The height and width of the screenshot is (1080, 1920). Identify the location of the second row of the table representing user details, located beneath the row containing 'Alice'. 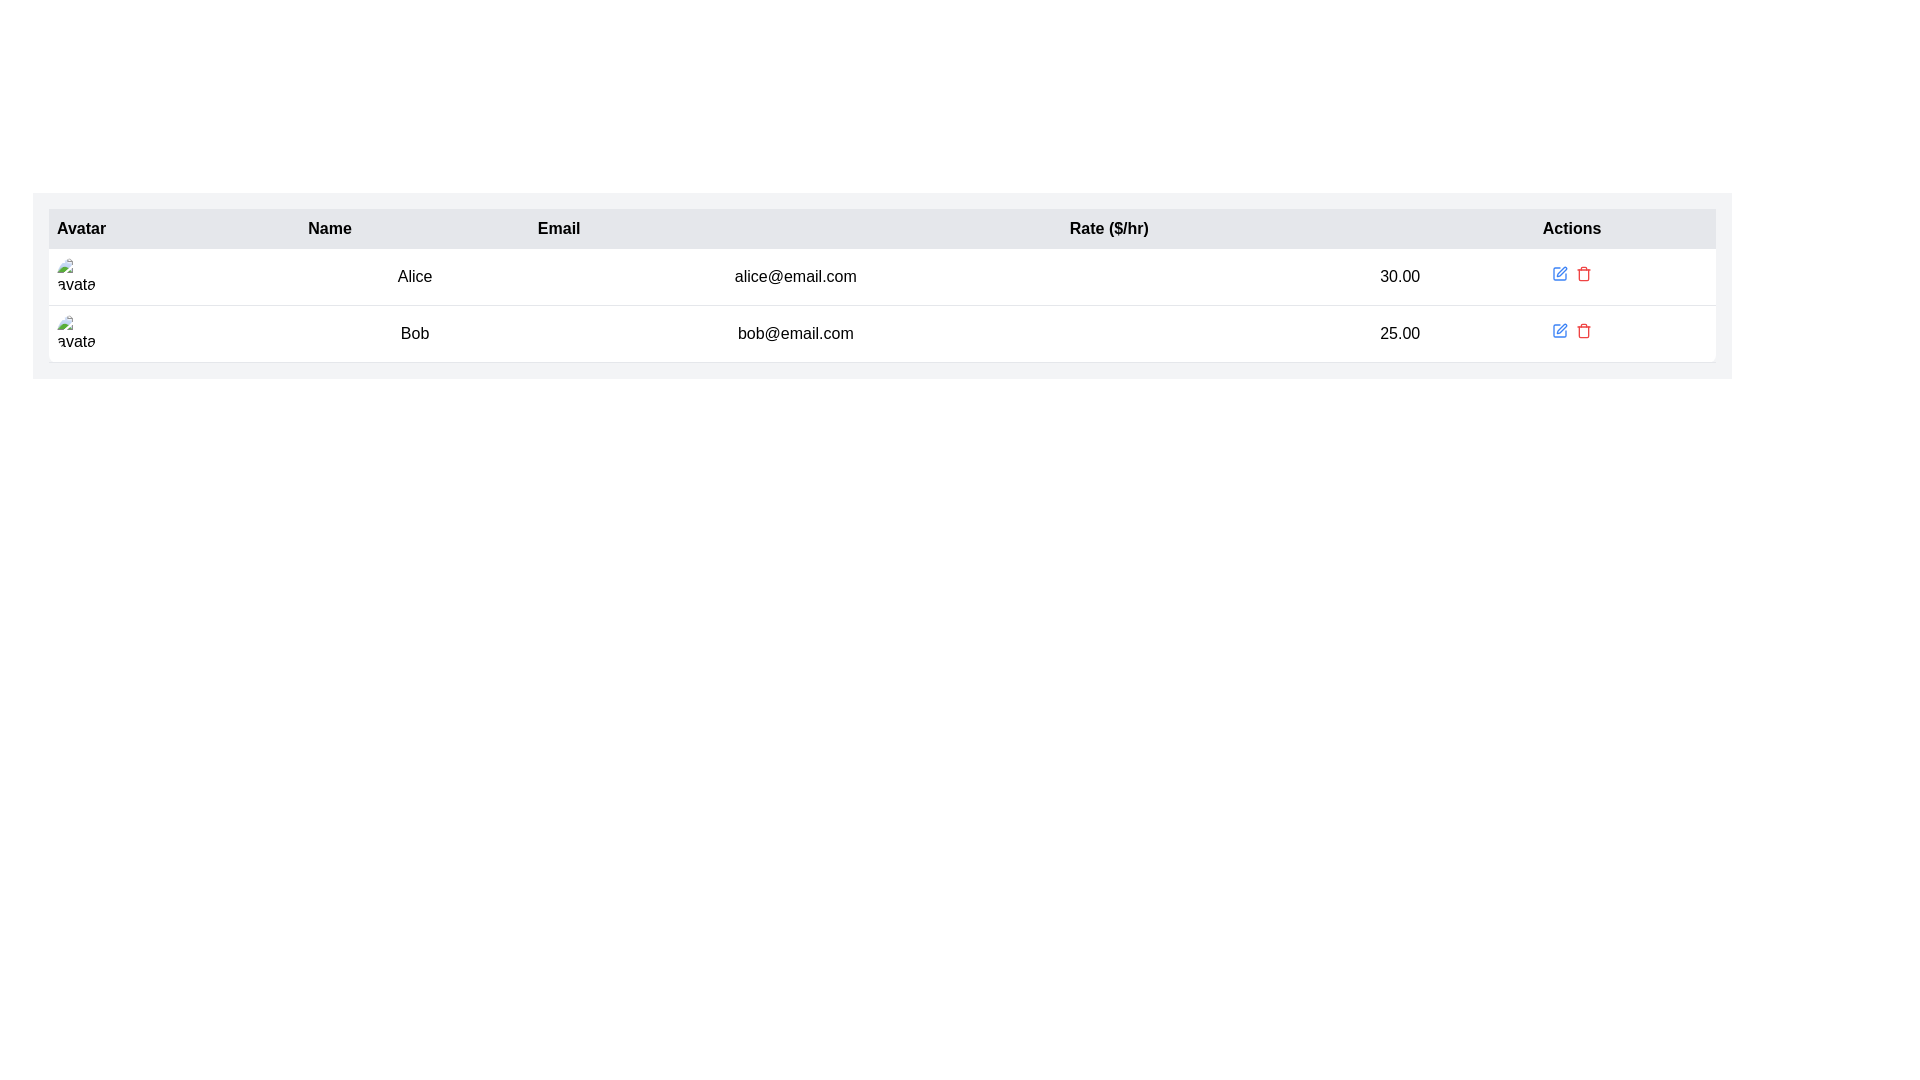
(881, 333).